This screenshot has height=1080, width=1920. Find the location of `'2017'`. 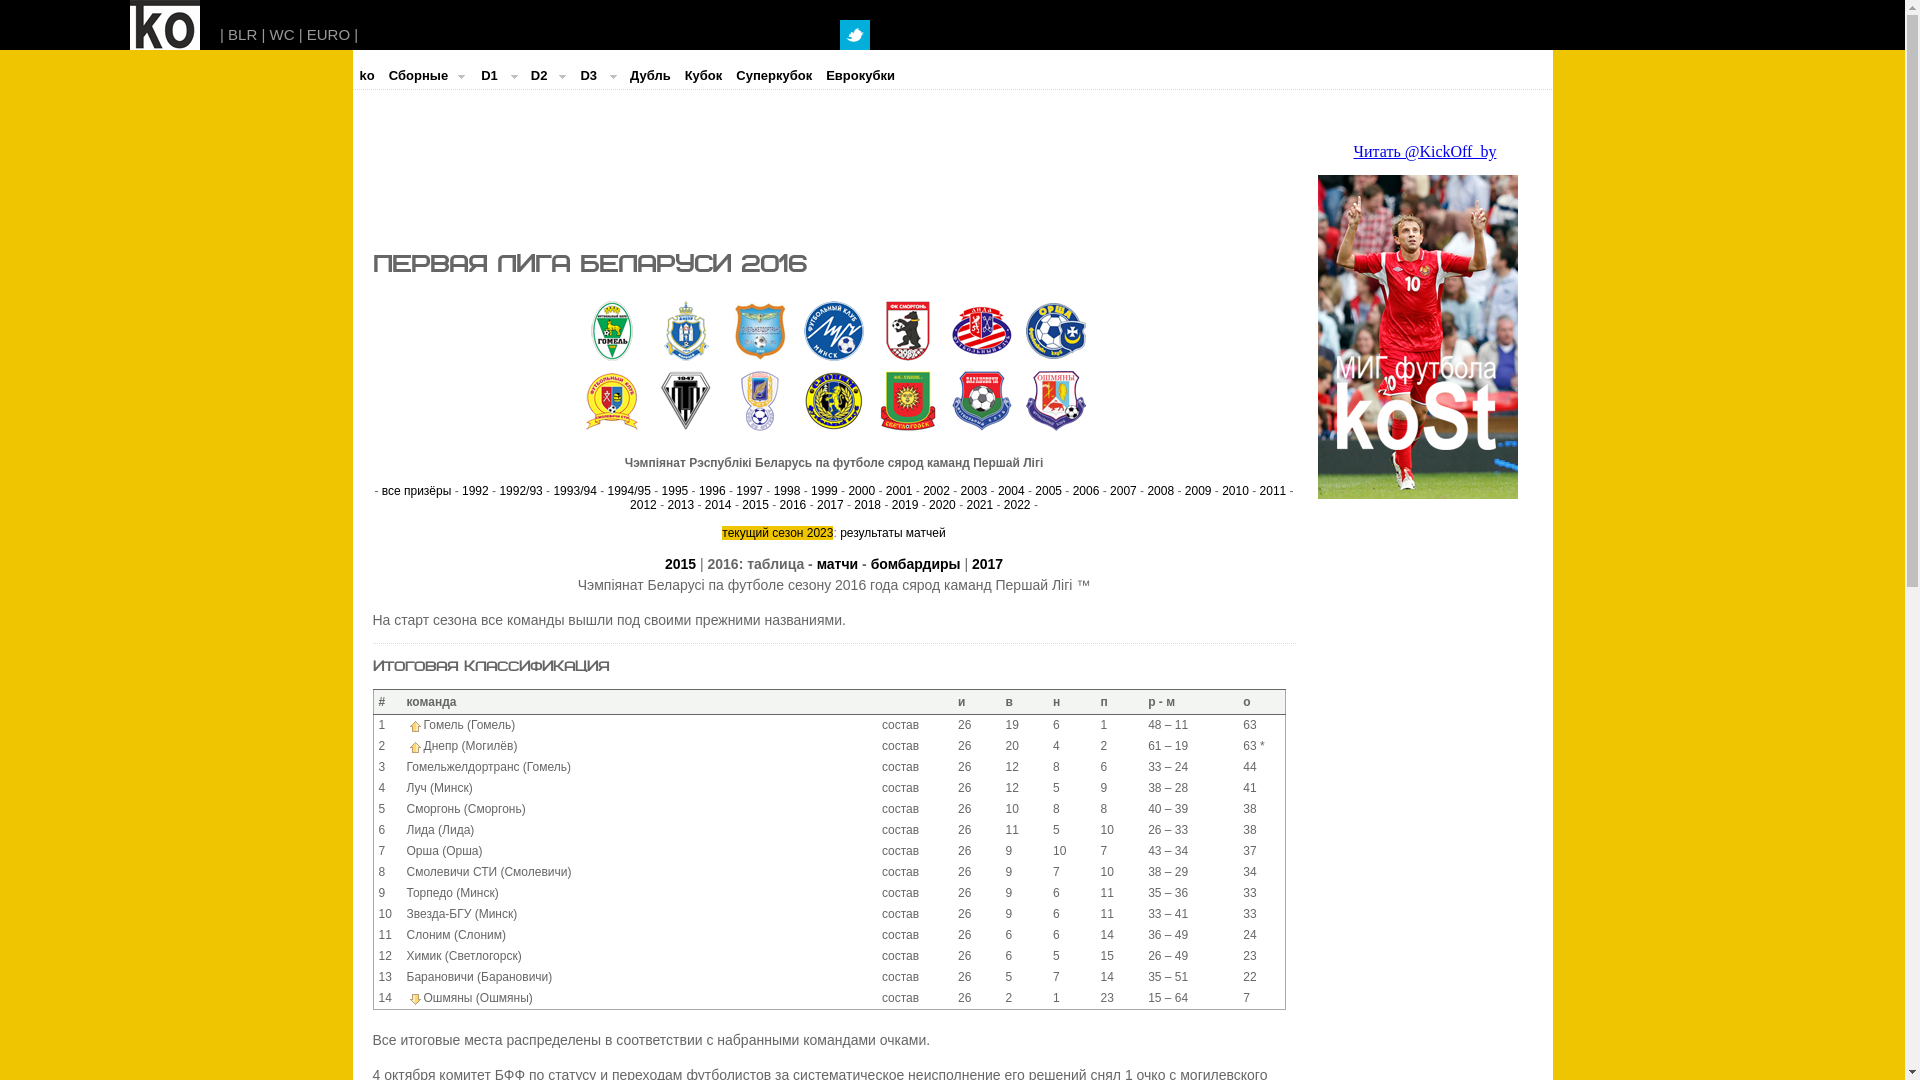

'2017' is located at coordinates (987, 563).